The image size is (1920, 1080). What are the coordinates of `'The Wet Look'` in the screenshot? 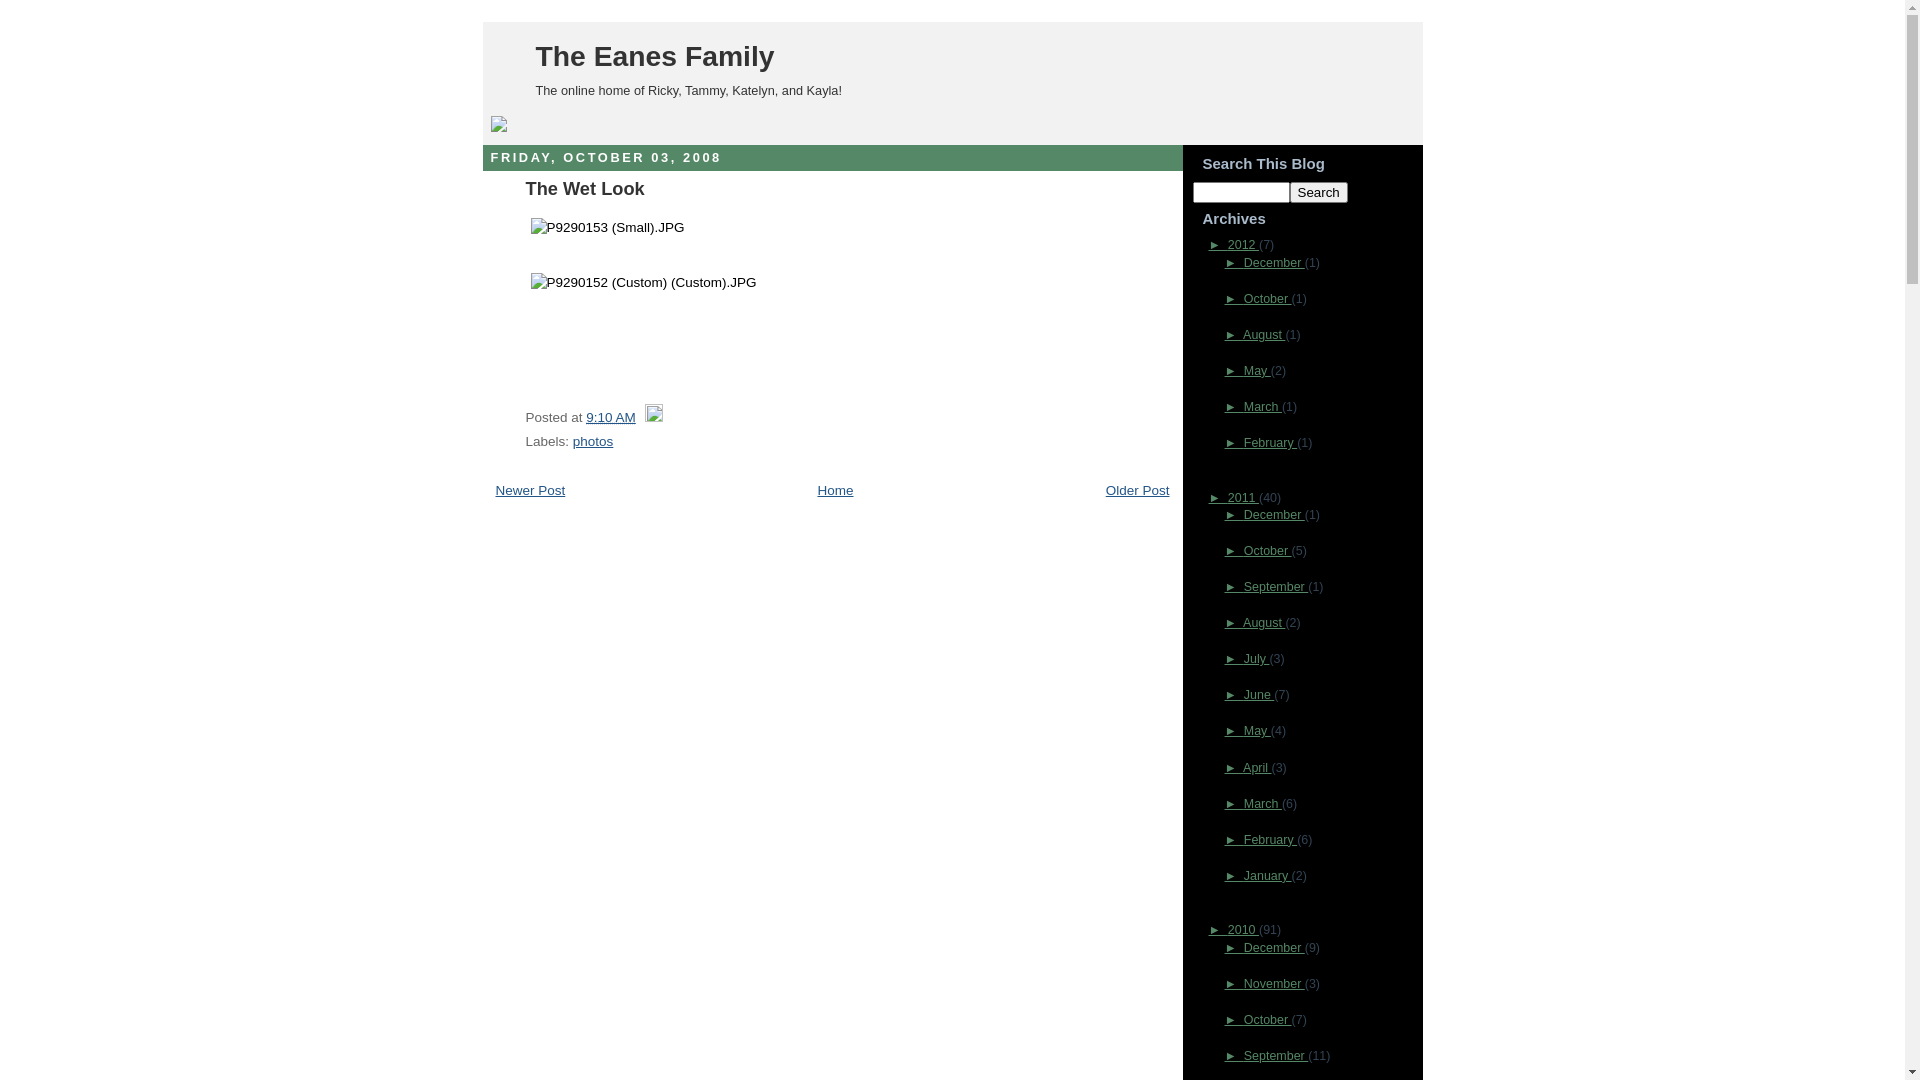 It's located at (584, 188).